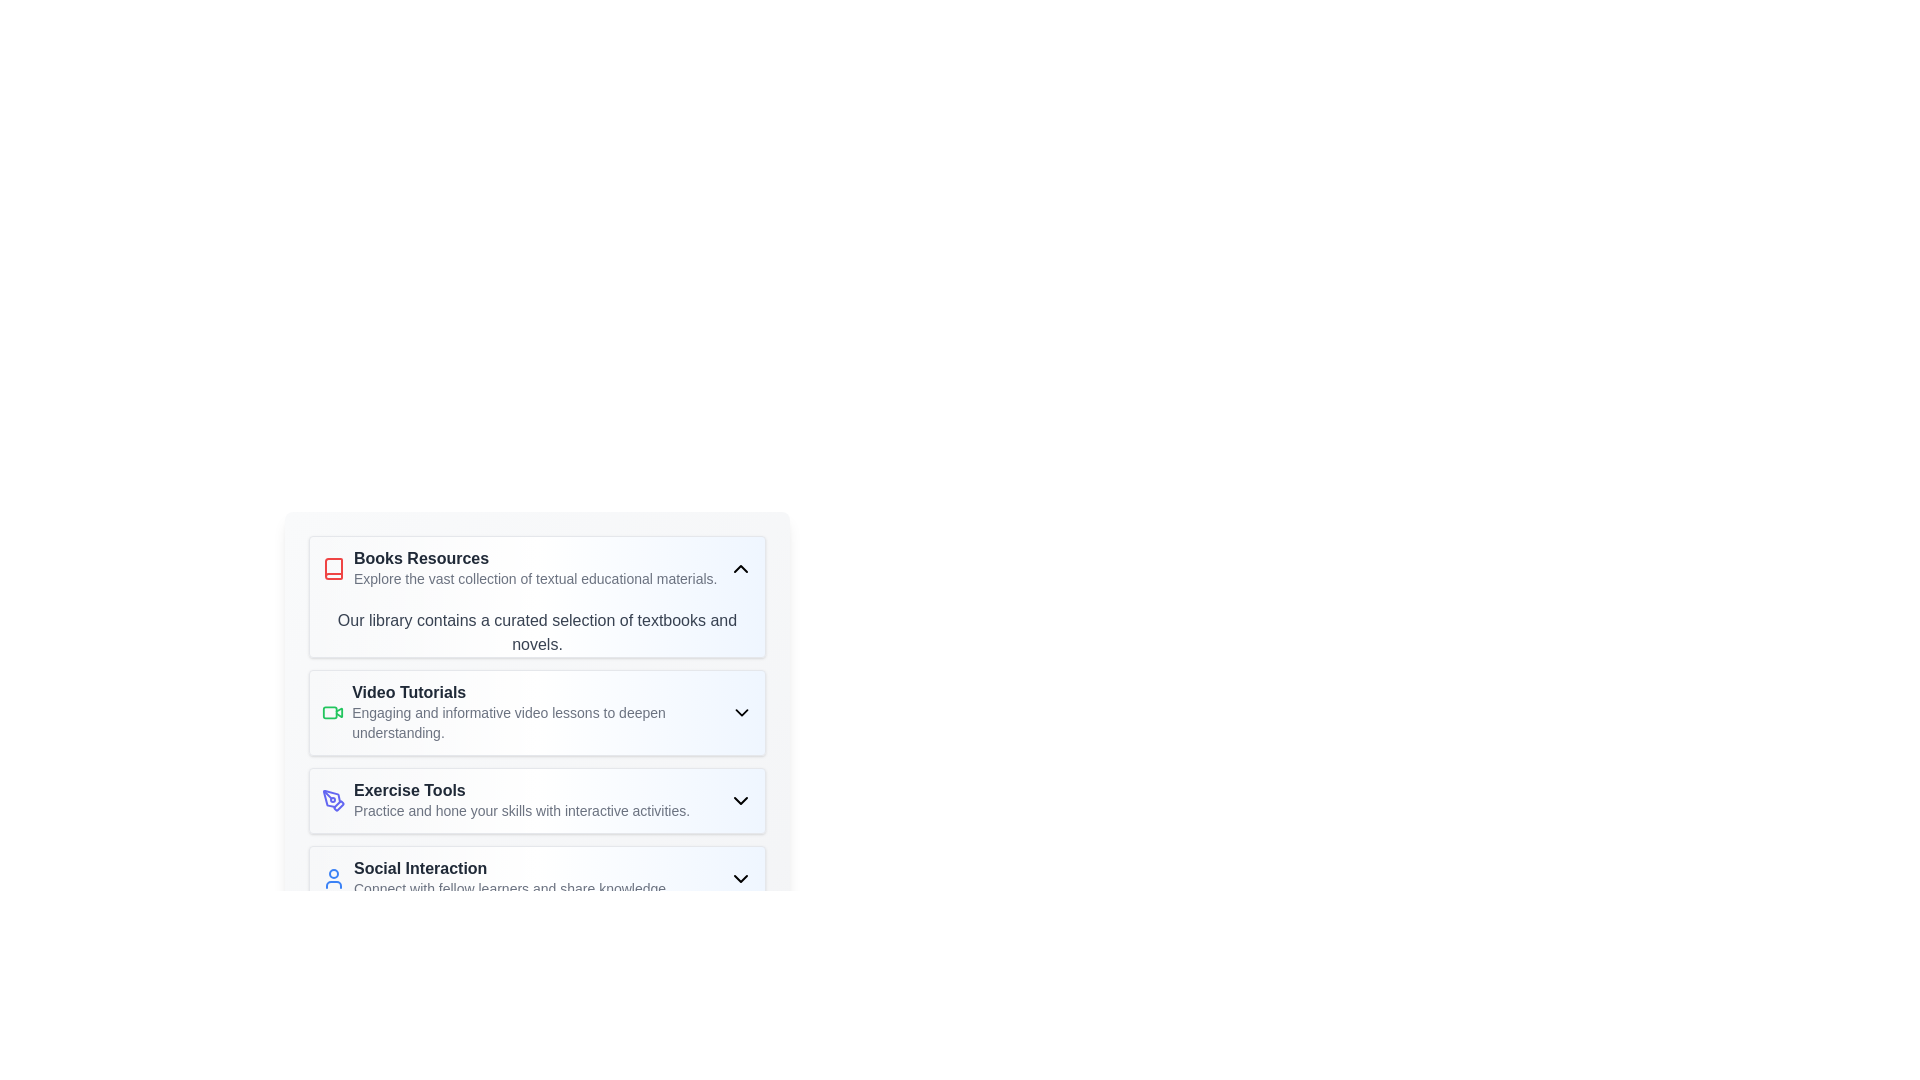  I want to click on the Collapsible panel header labeled 'Video Tutorials', so click(537, 712).